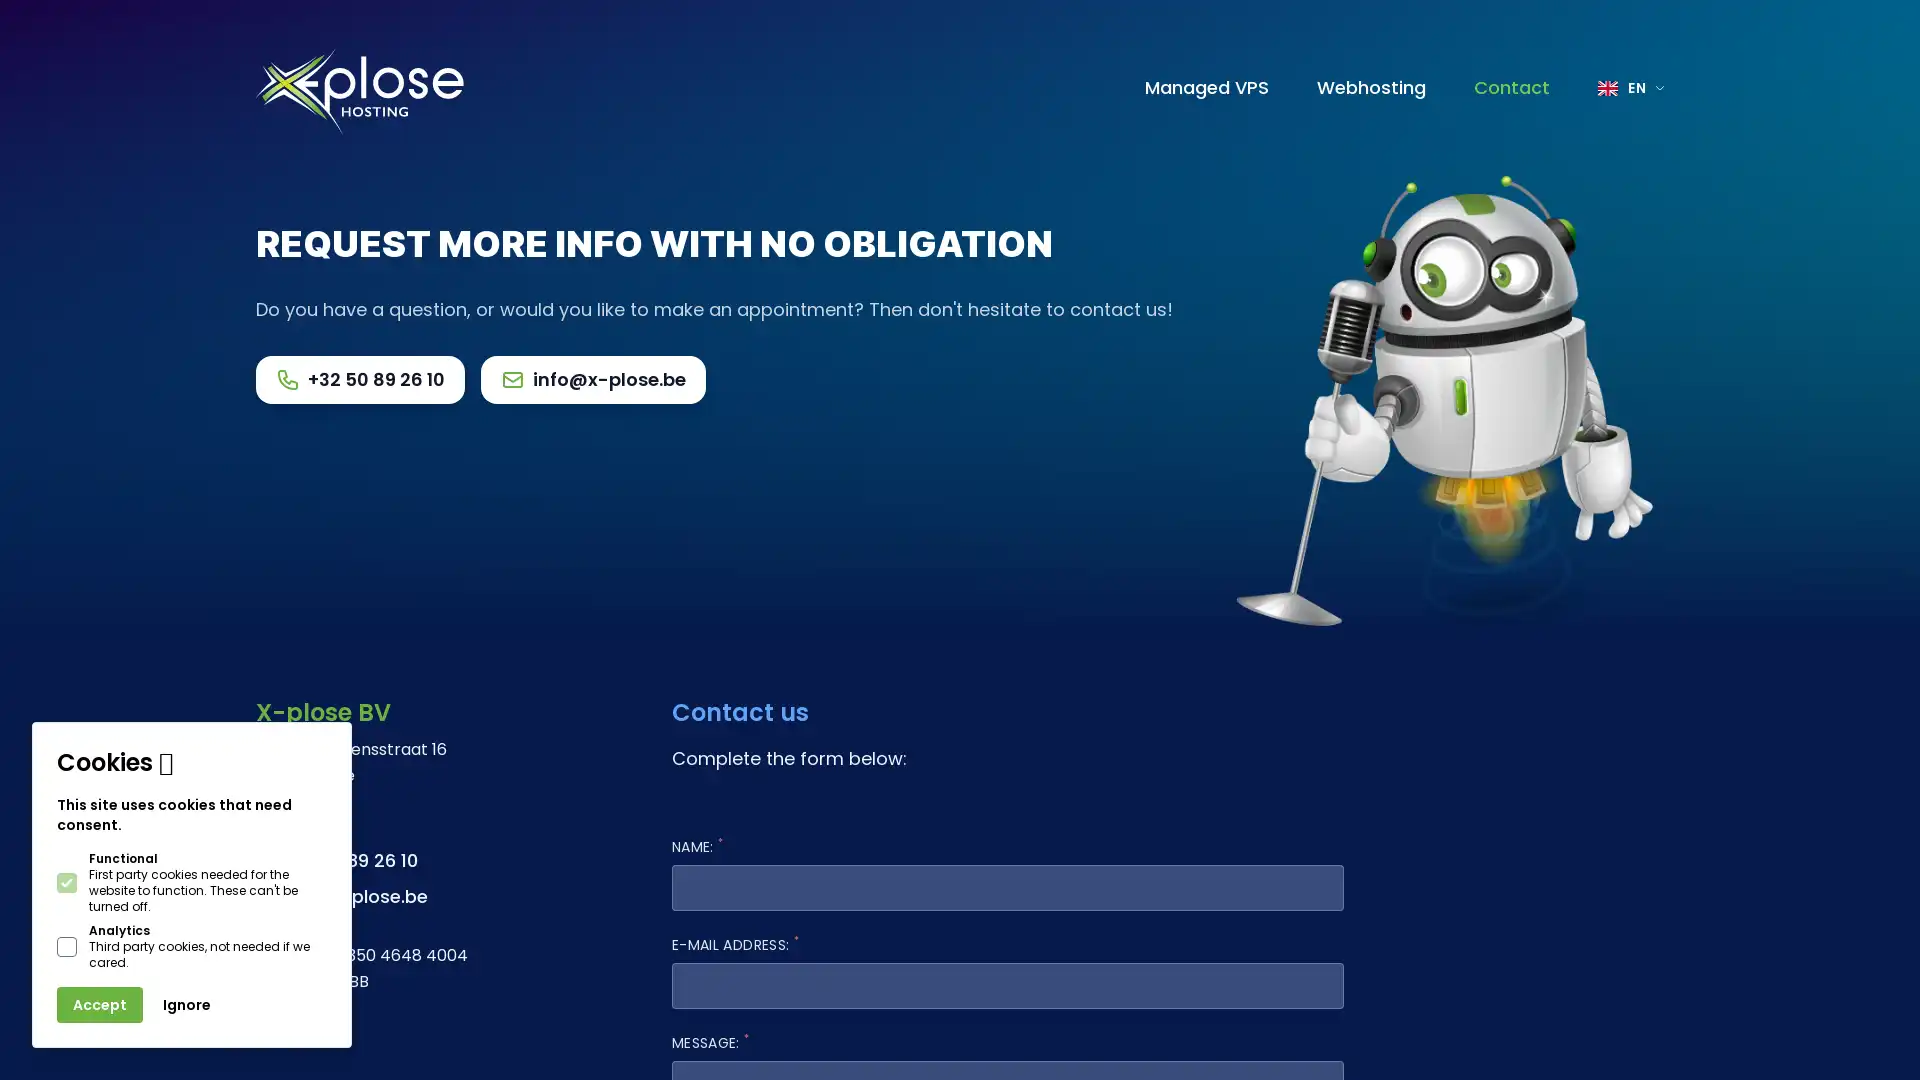 The height and width of the screenshot is (1080, 1920). I want to click on Accept, so click(99, 1005).